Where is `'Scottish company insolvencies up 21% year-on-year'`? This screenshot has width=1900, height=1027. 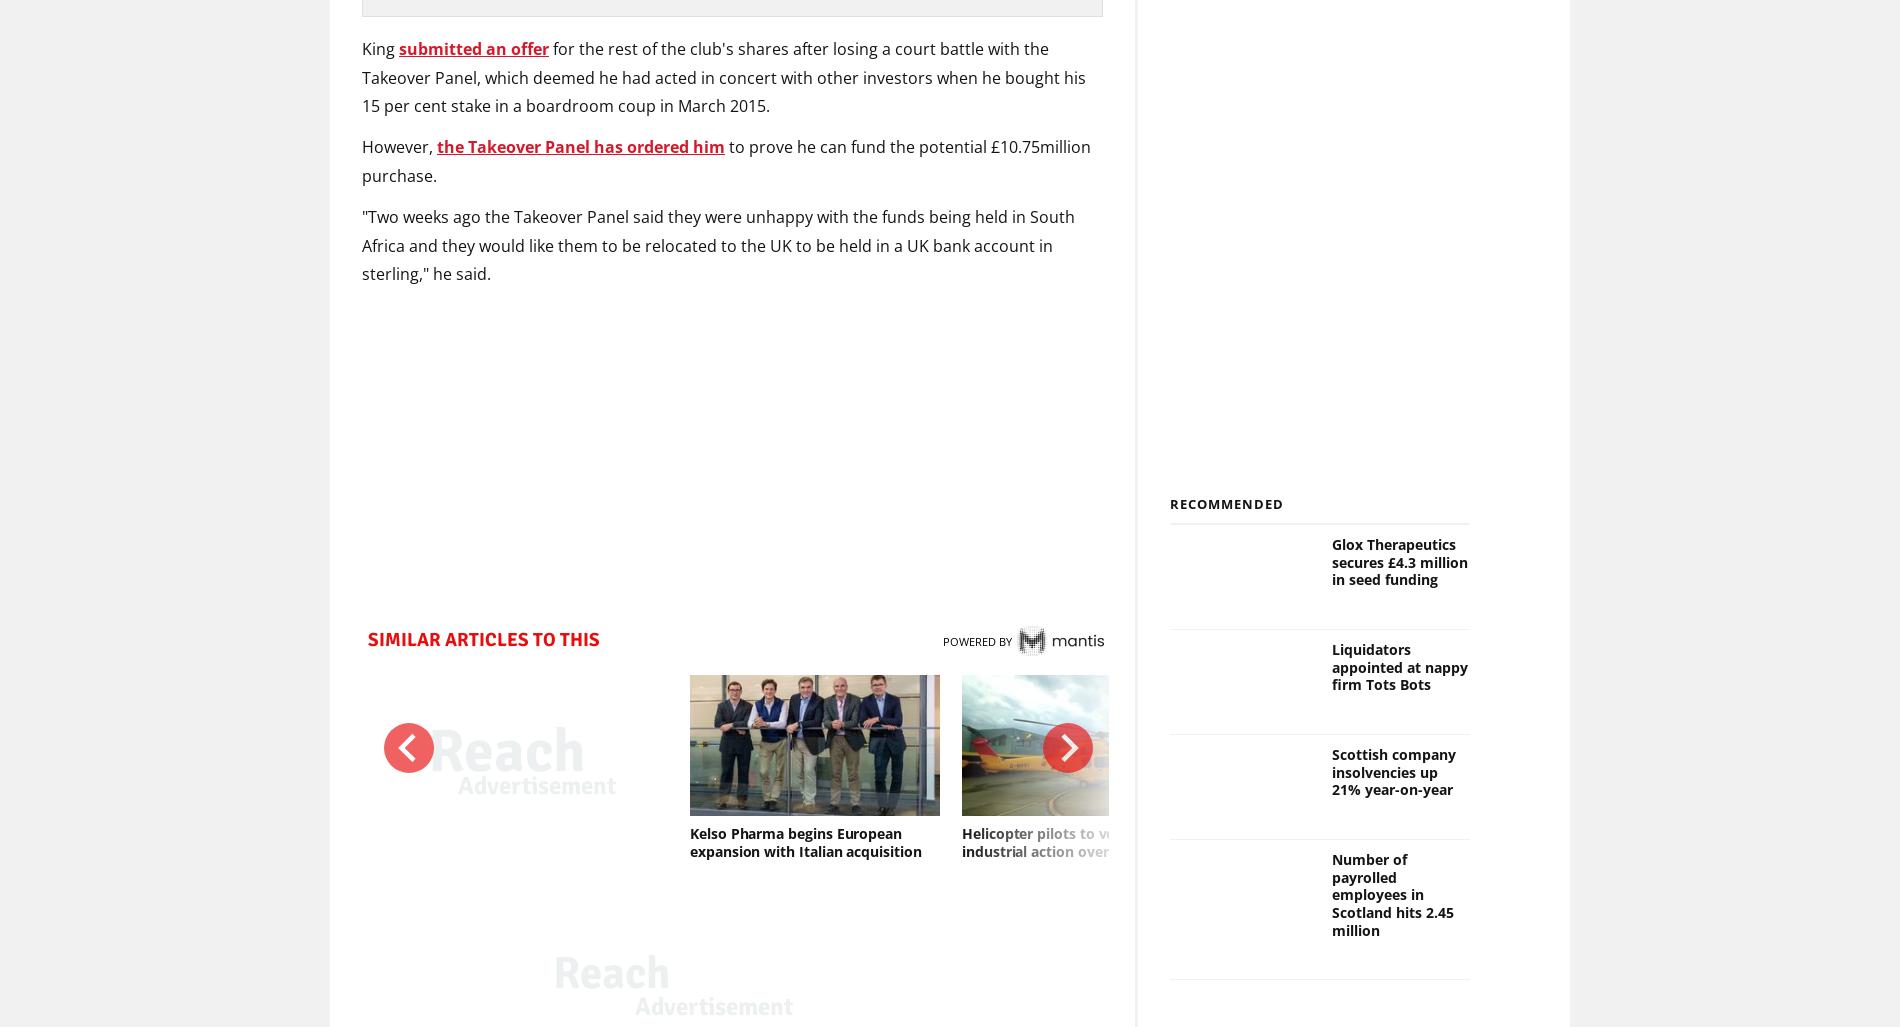
'Scottish company insolvencies up 21% year-on-year' is located at coordinates (1392, 771).